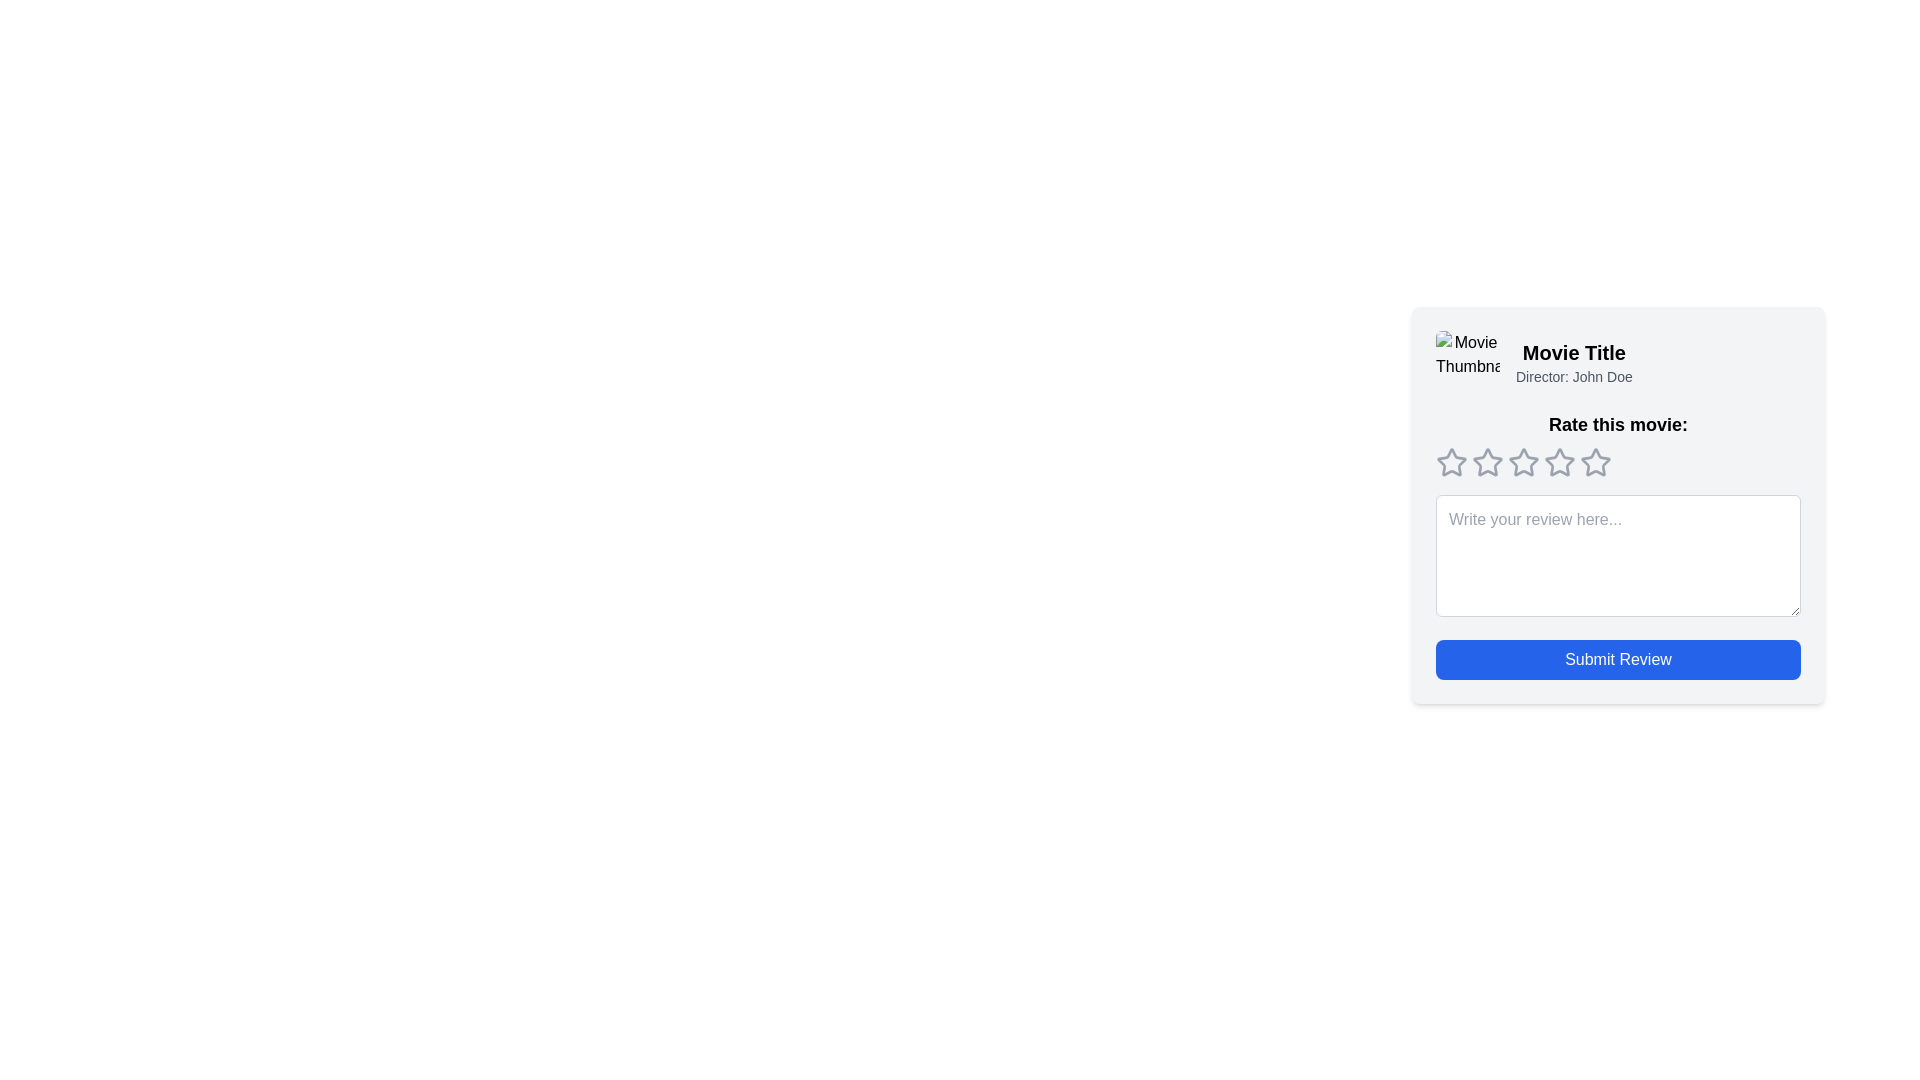  Describe the element at coordinates (1522, 462) in the screenshot. I see `the third star-shaped icon button with a gray outline, which is part of the rating system under the 'Rate this movie' label` at that location.